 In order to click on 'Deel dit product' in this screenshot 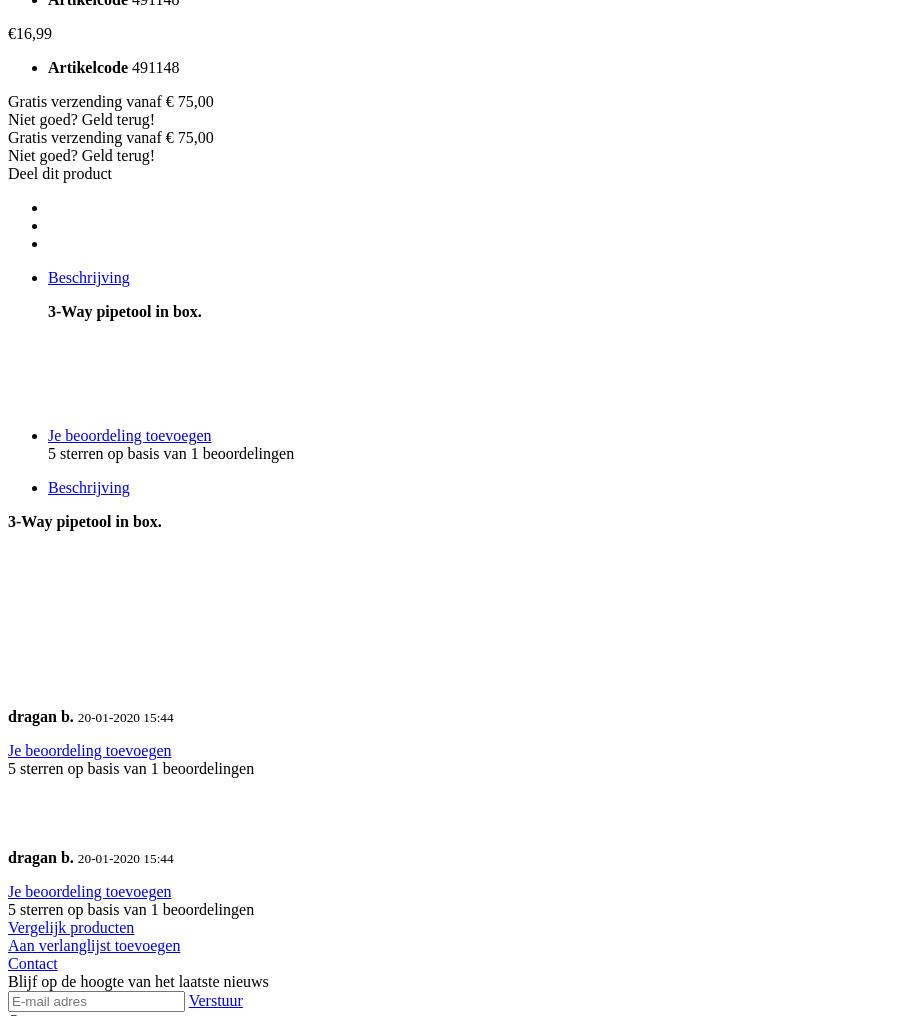, I will do `click(6, 172)`.